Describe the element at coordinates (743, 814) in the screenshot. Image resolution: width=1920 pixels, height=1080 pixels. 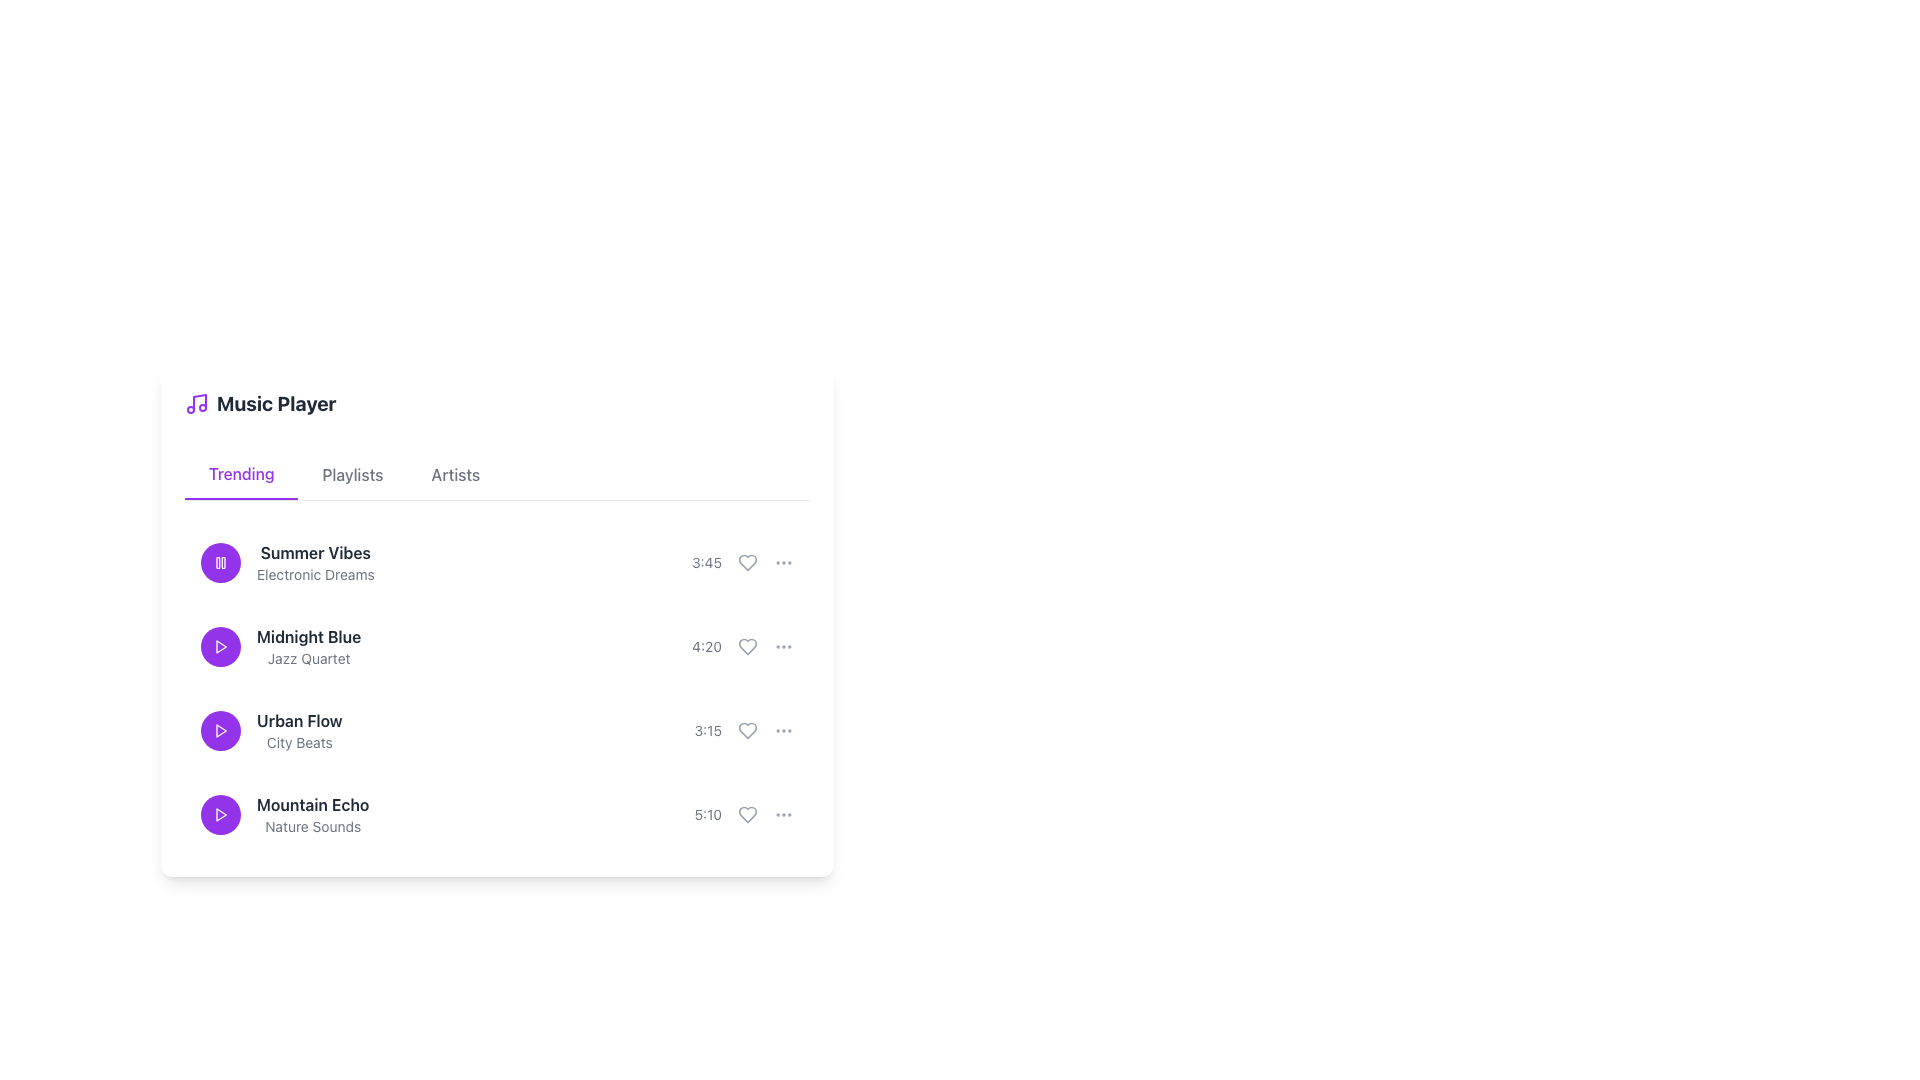
I see `the Text Label indicating the duration of 'Mountain Echo', which is positioned to the left of a heart-shaped icon and a vertical more options icon in the music player interface` at that location.